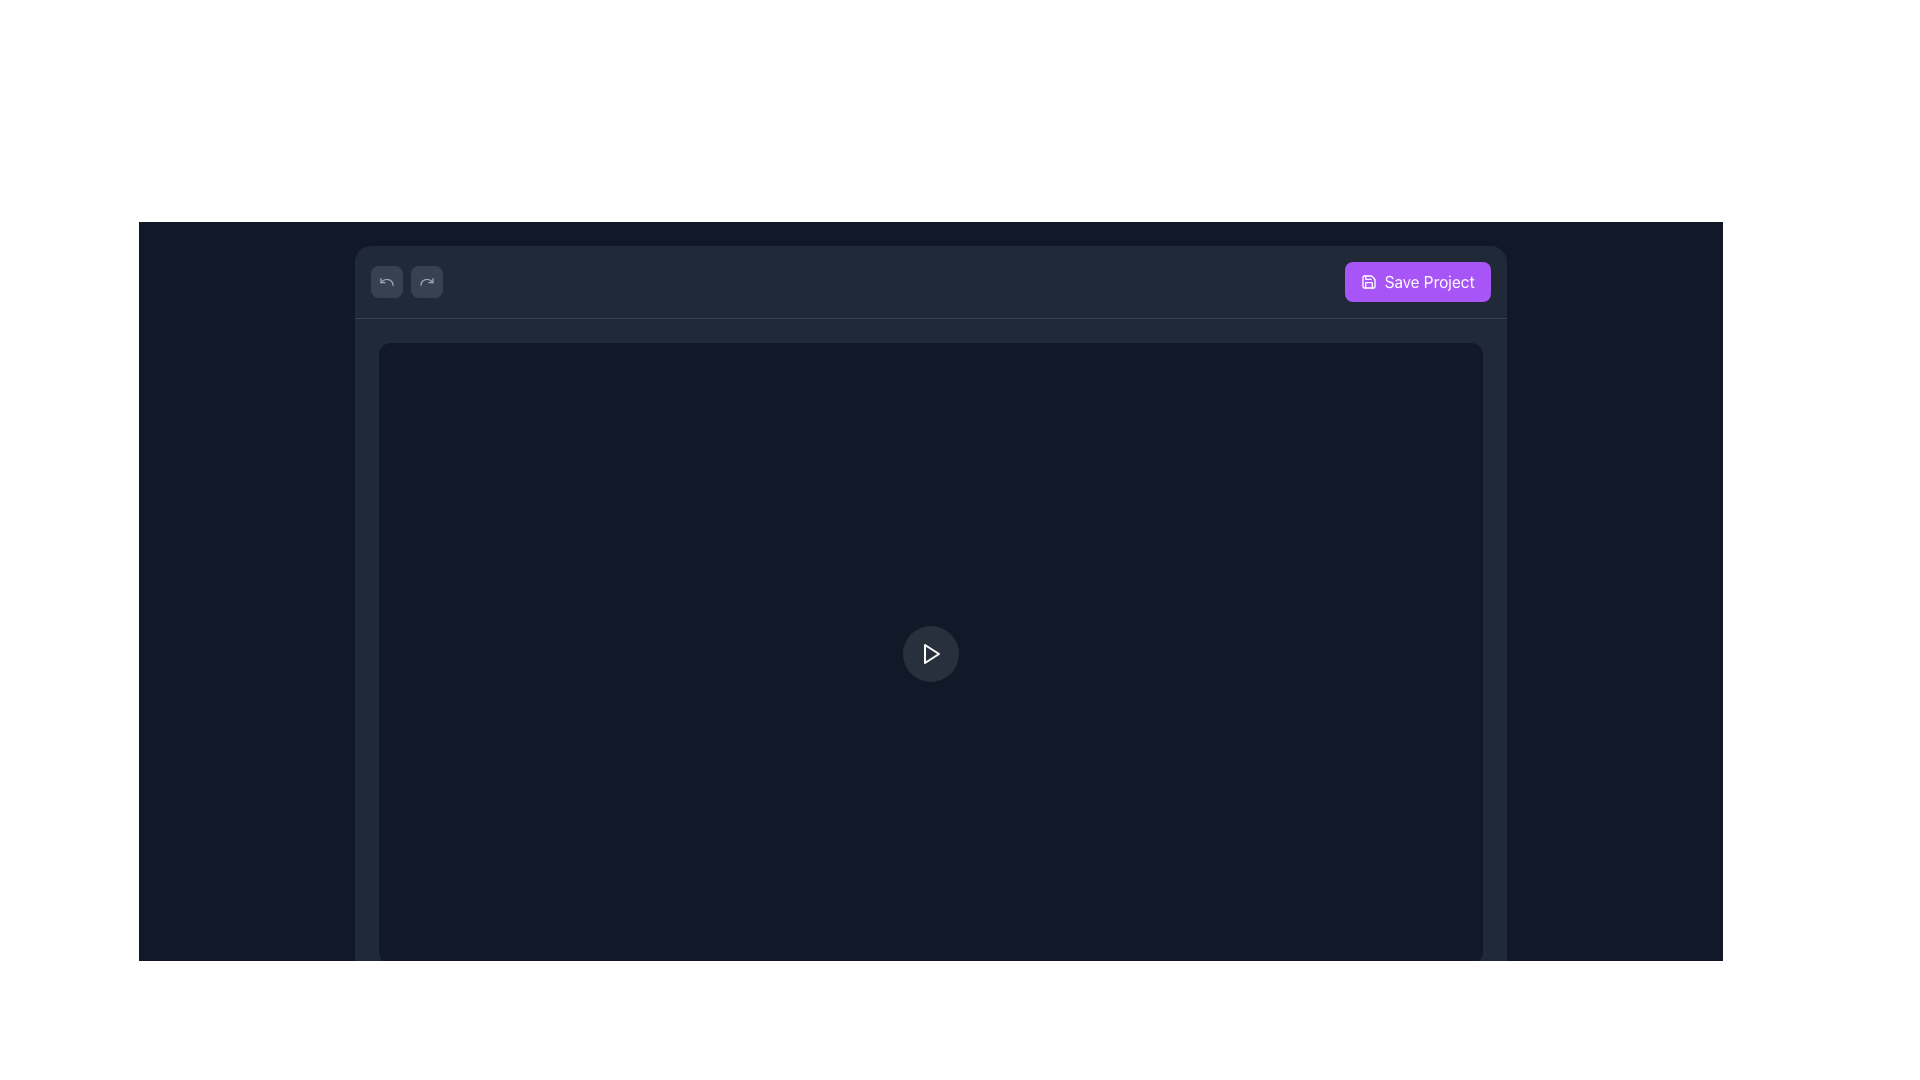  I want to click on the centrally located playback button, so click(930, 652).